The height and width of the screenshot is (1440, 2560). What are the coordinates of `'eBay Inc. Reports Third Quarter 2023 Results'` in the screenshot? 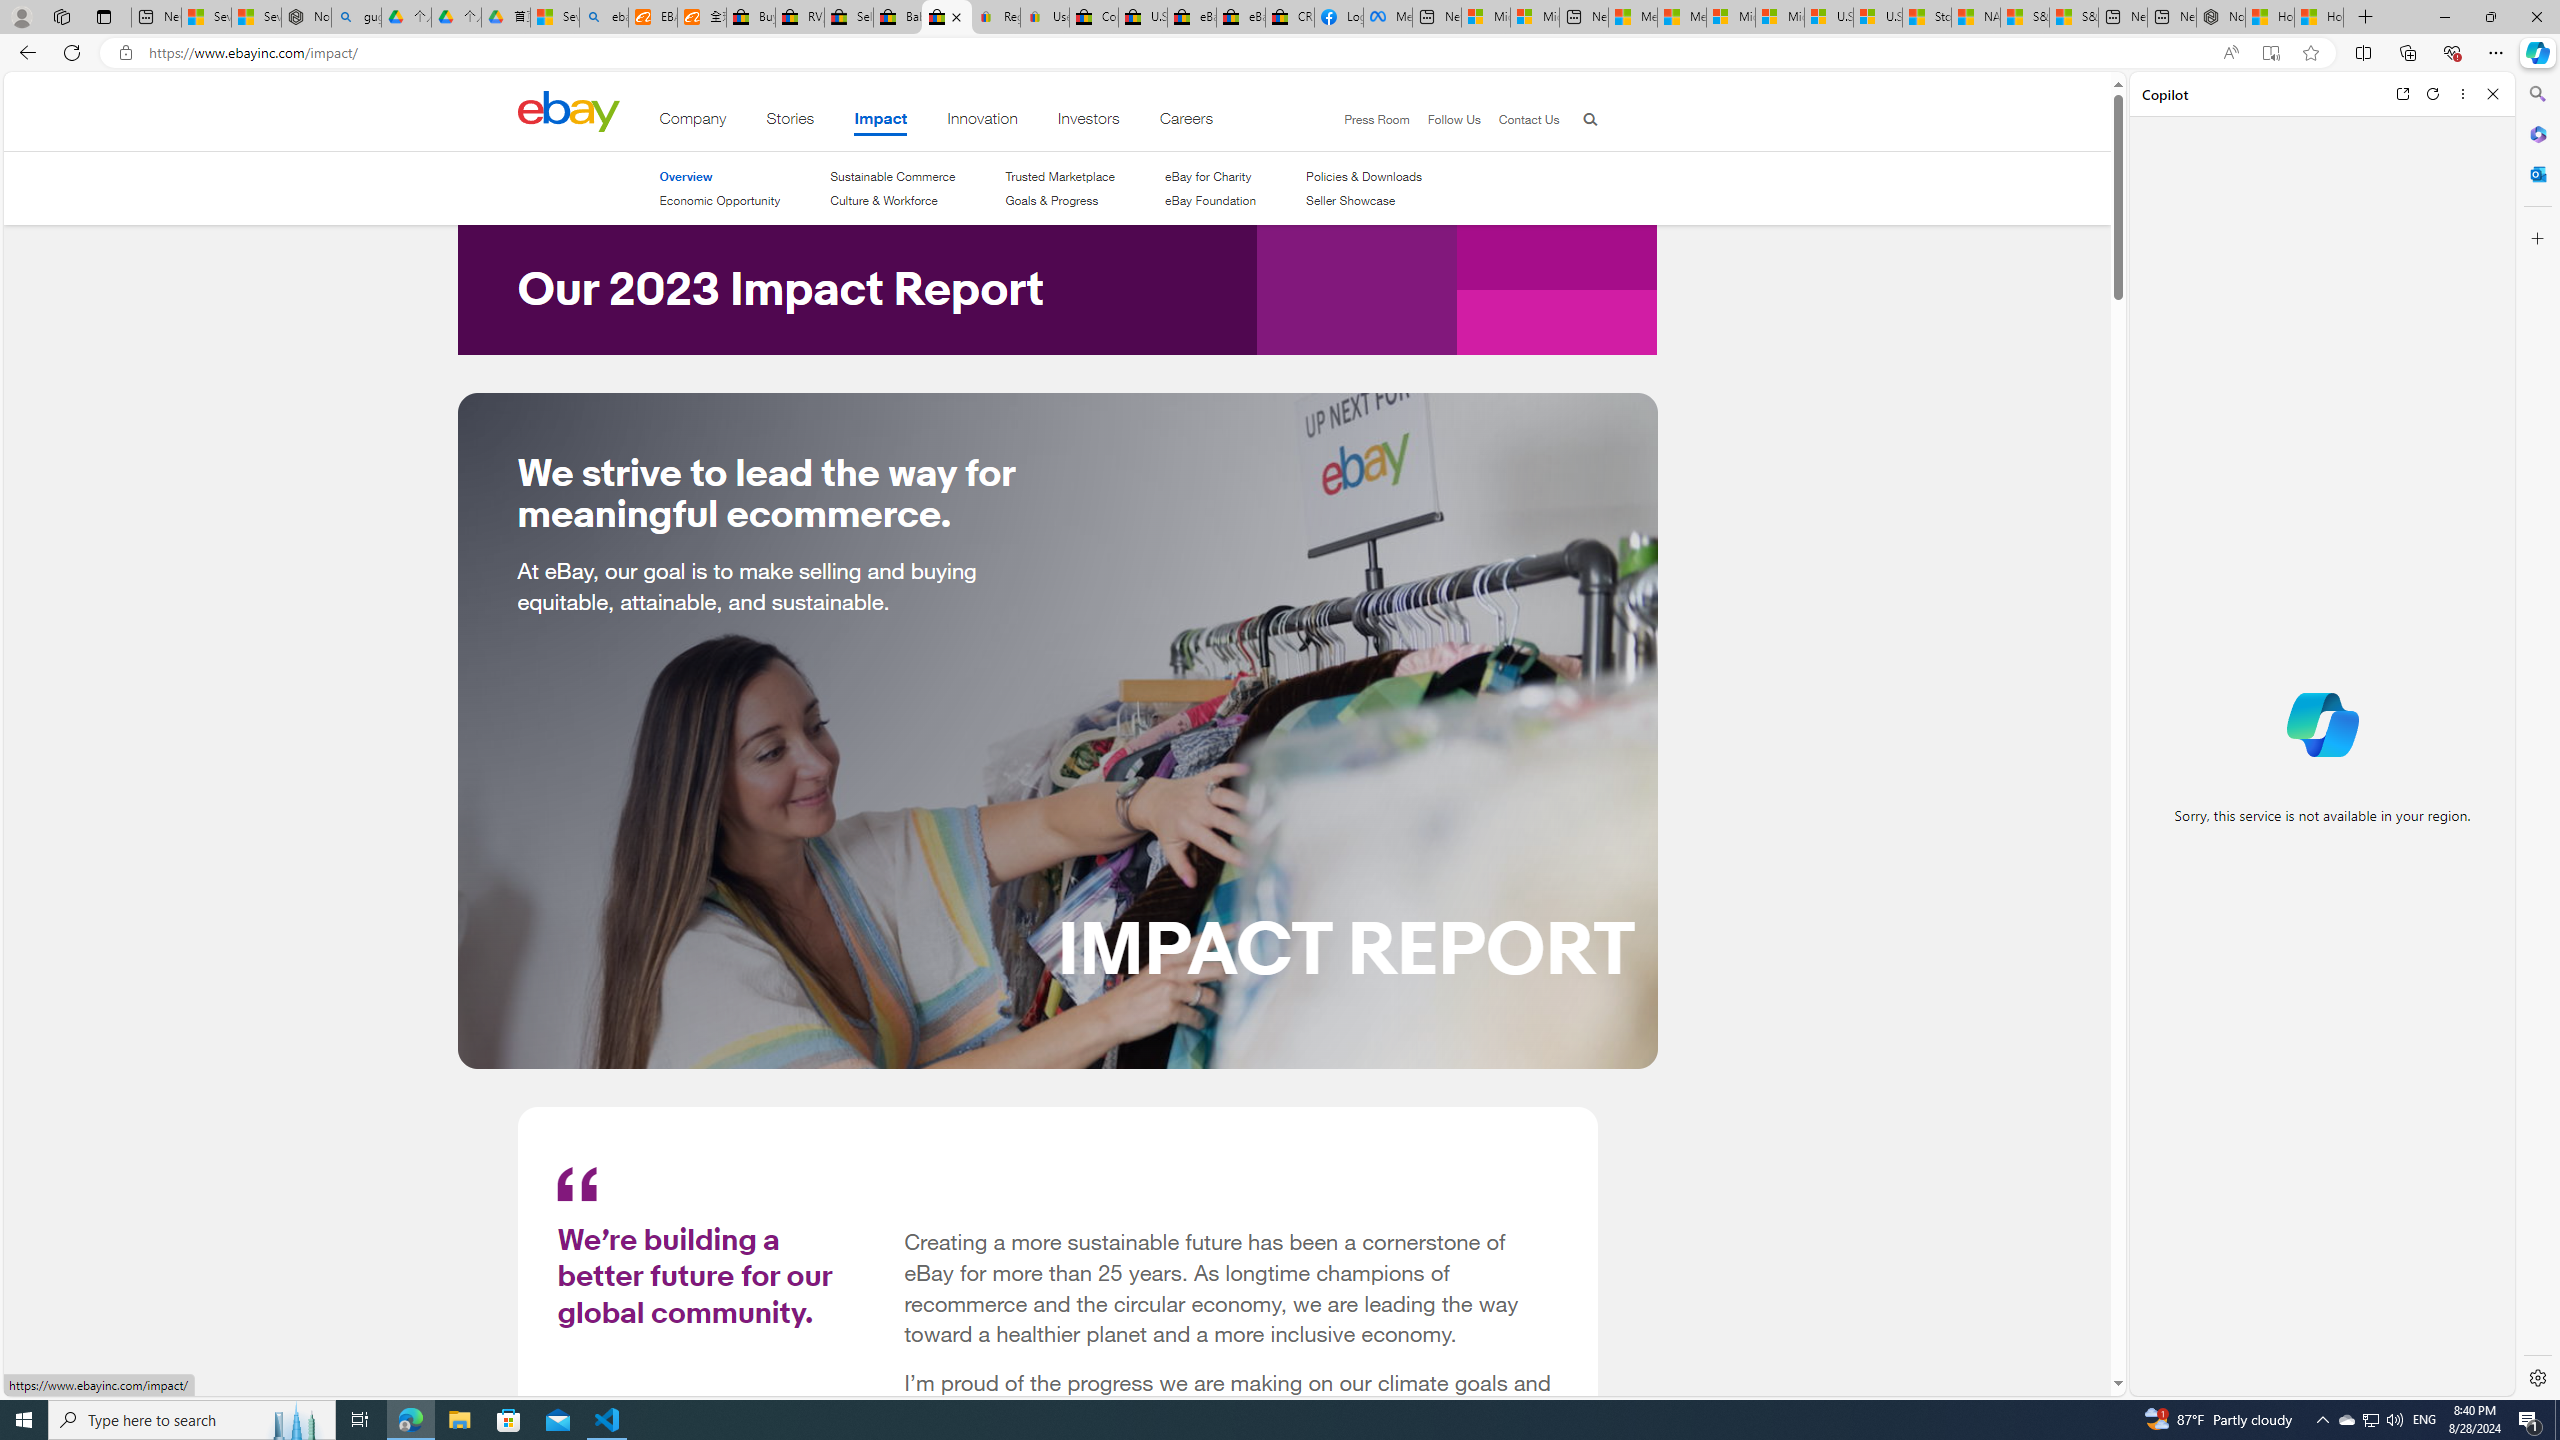 It's located at (1240, 16).